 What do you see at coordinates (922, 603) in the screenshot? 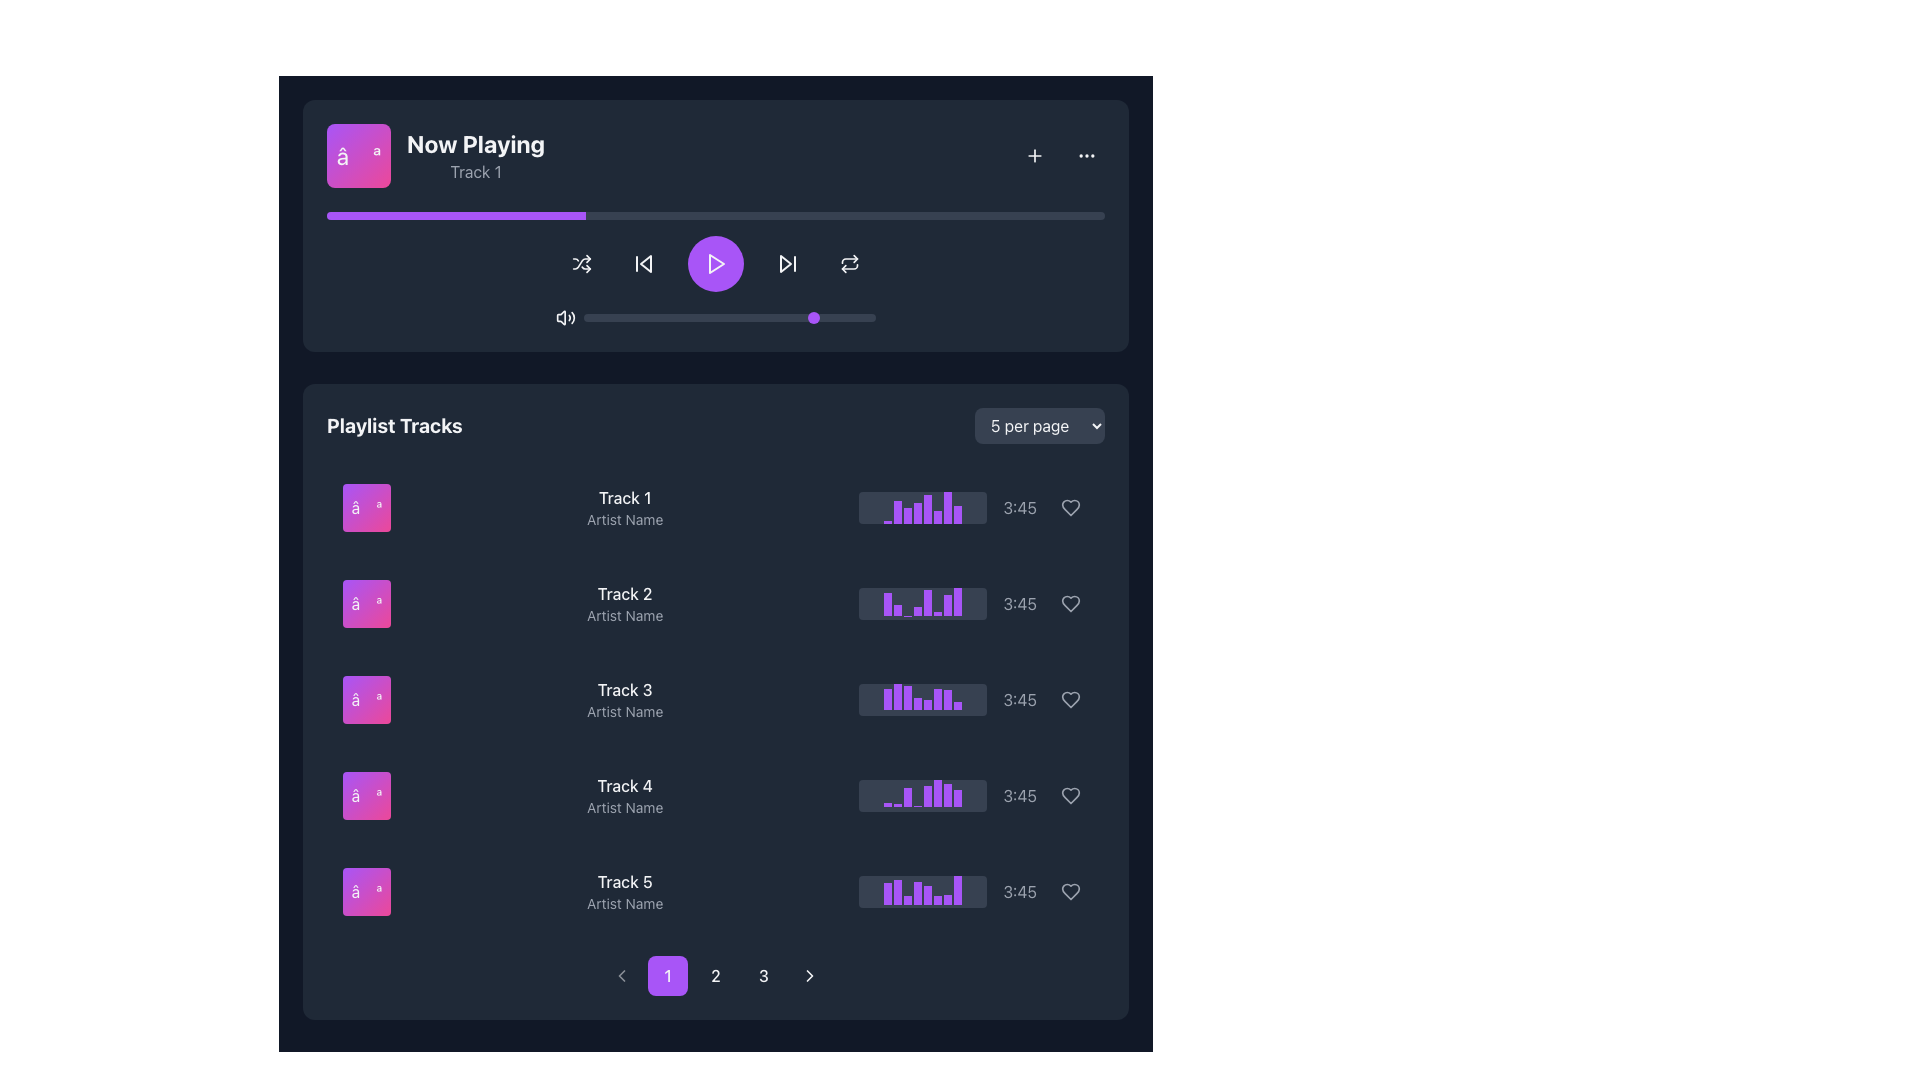
I see `the horizontal bar graph with purple vertical bars located in the second row under the 'Playlist Tracks' section, positioned to the right of 'Track 2' and to the left of '3:45'` at bounding box center [922, 603].